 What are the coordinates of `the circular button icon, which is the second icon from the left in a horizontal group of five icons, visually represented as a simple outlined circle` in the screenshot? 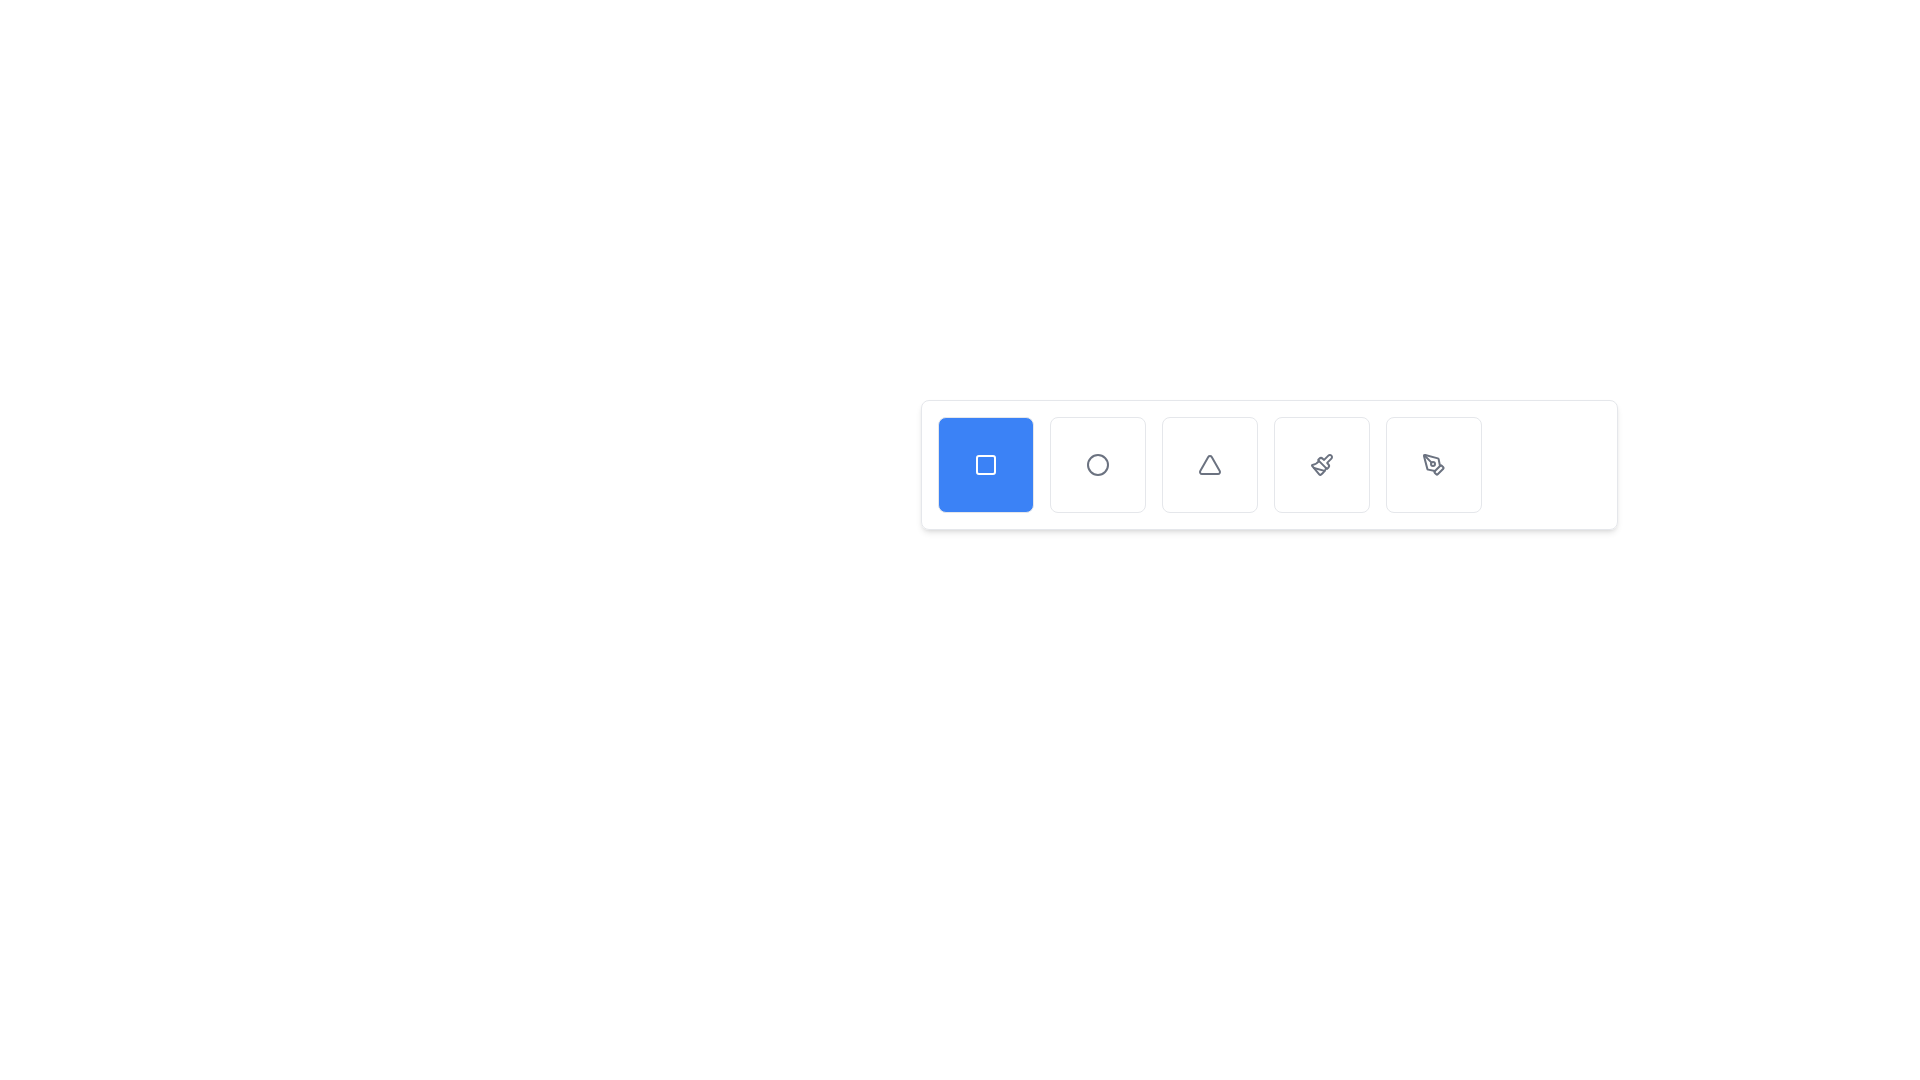 It's located at (1097, 465).